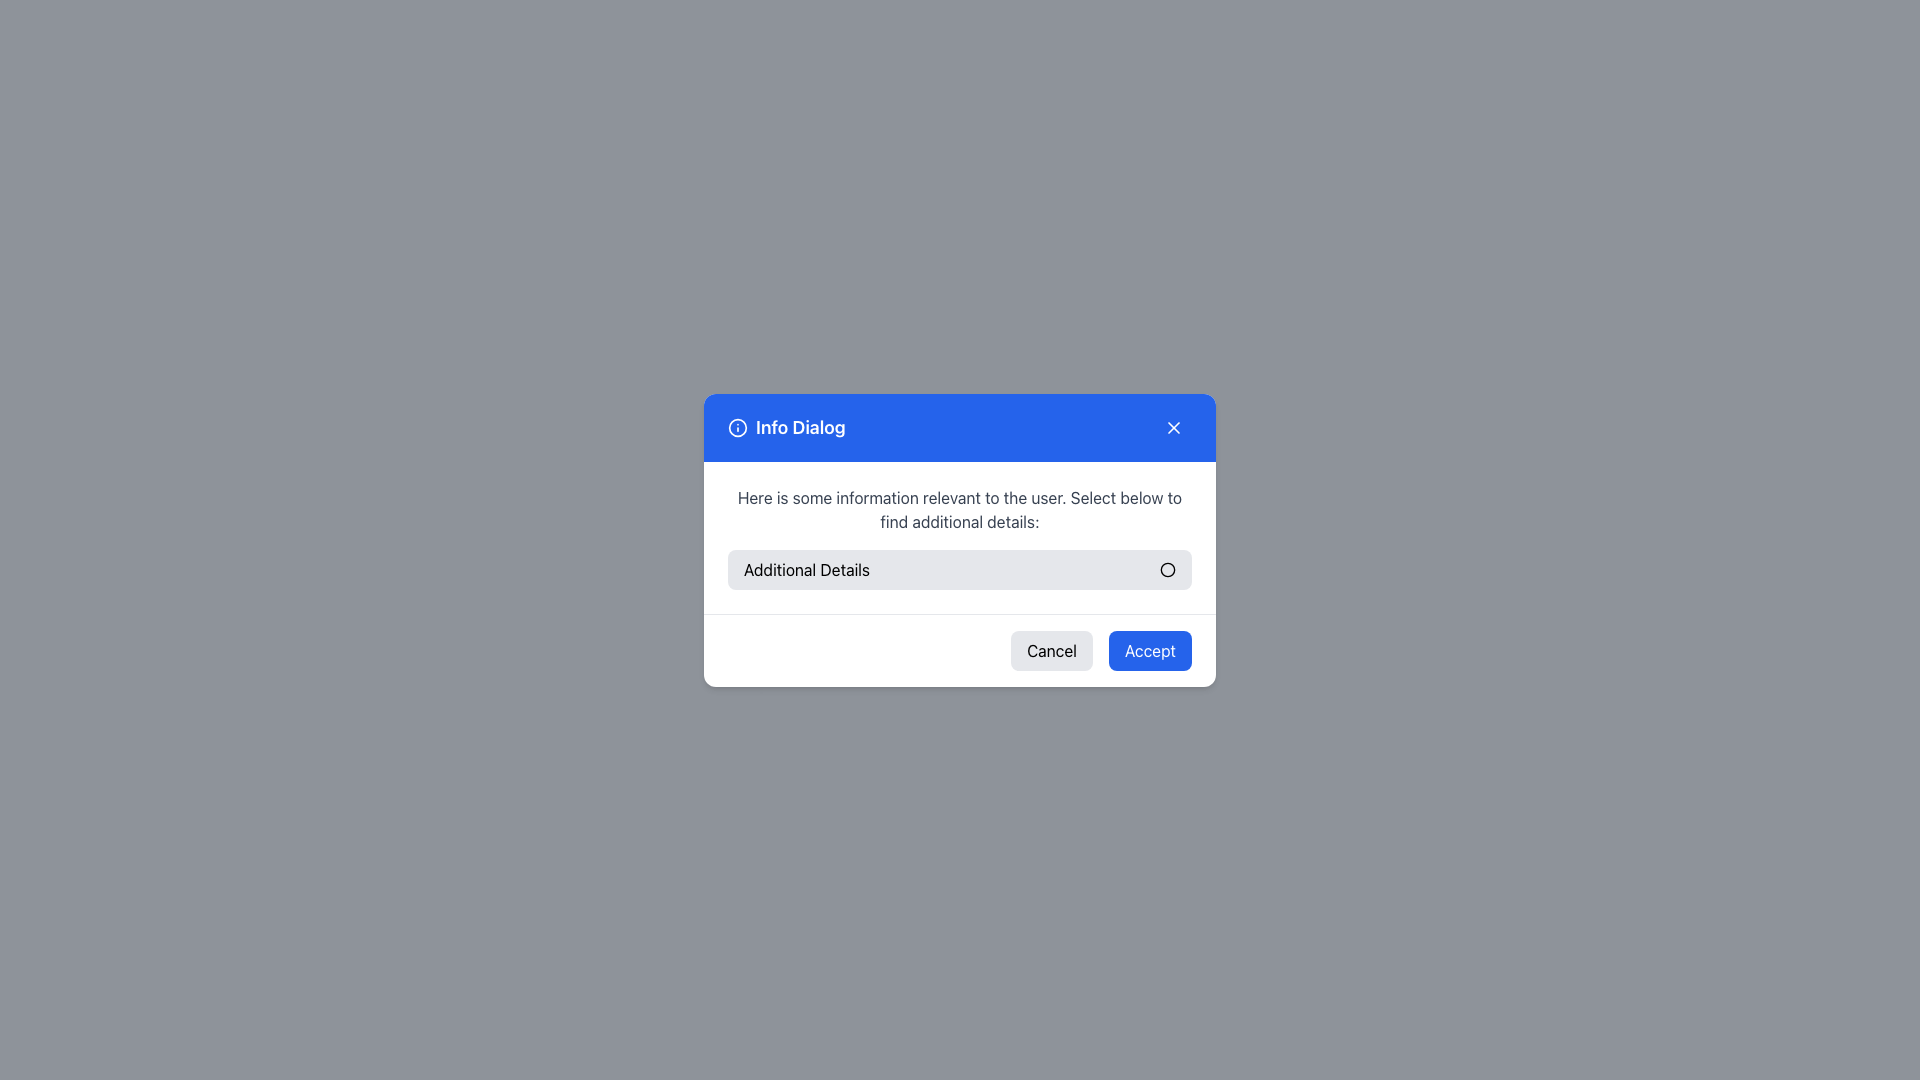 This screenshot has width=1920, height=1080. What do you see at coordinates (960, 508) in the screenshot?
I see `the text block displaying the message 'Here is some information relevant to the user. Select below to find additional details:' which is styled in gray font and positioned at the top of the dialog box` at bounding box center [960, 508].